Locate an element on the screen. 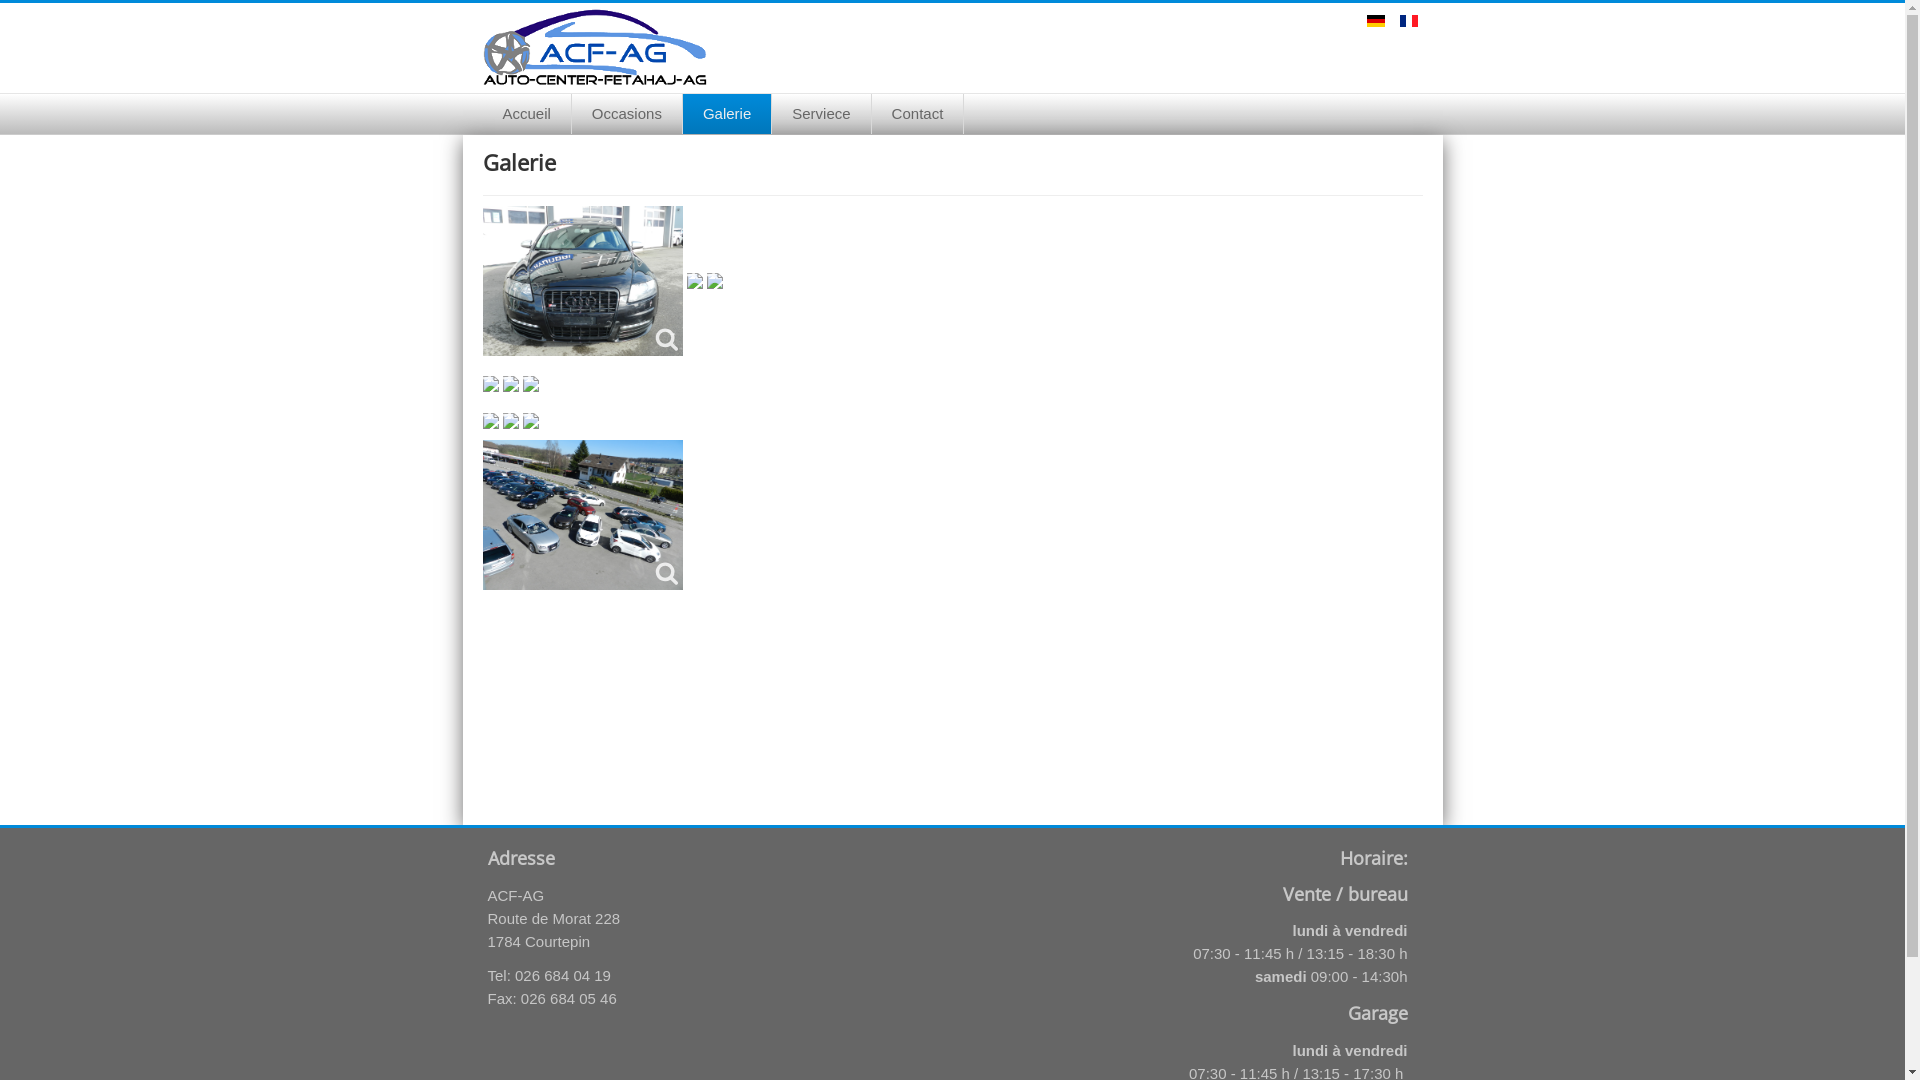 The width and height of the screenshot is (1920, 1080). 'Deutsch' is located at coordinates (1375, 20).